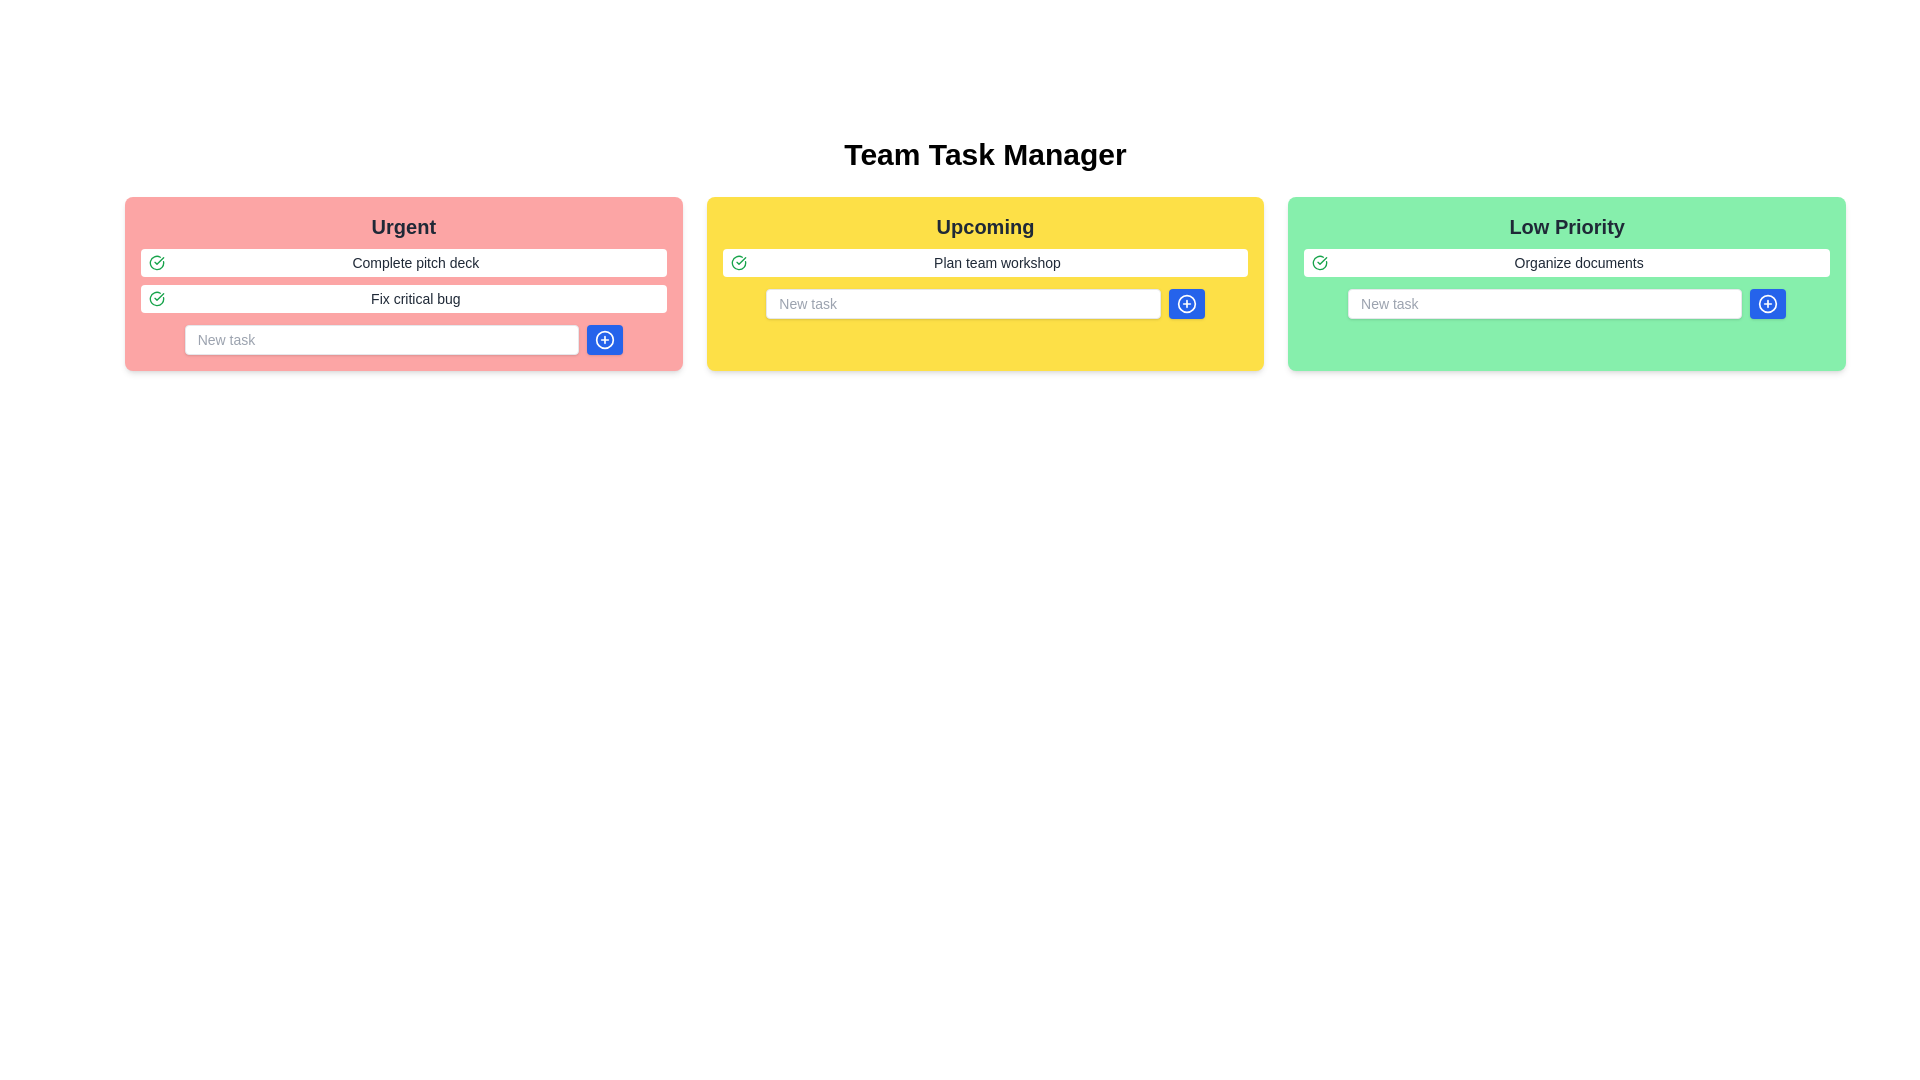 This screenshot has height=1080, width=1920. I want to click on the circular green icon with a checkmark located to the left of the text 'Plan team workshop' in the 'Upcoming' column's task list, so click(737, 261).